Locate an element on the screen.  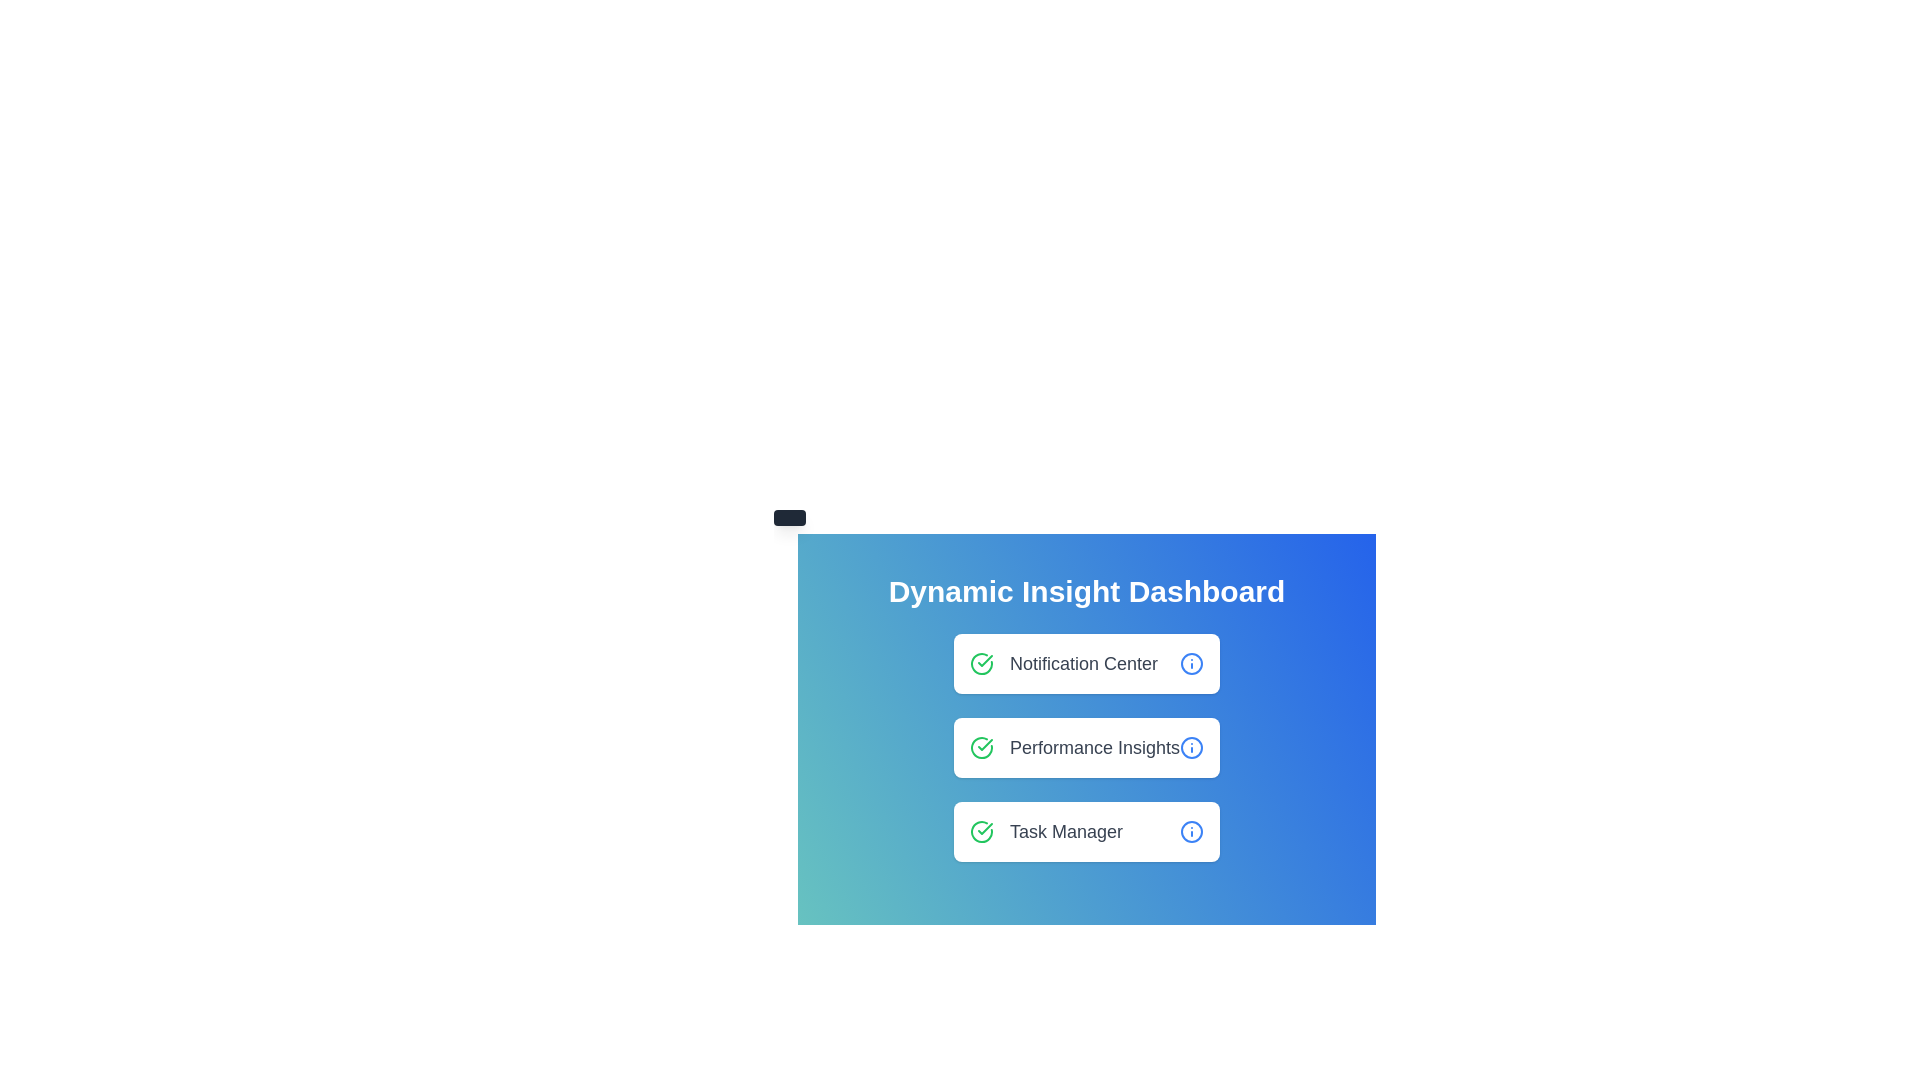
the 'Performance Insights' card in the Dynamic Insight Dashboard is located at coordinates (1085, 748).